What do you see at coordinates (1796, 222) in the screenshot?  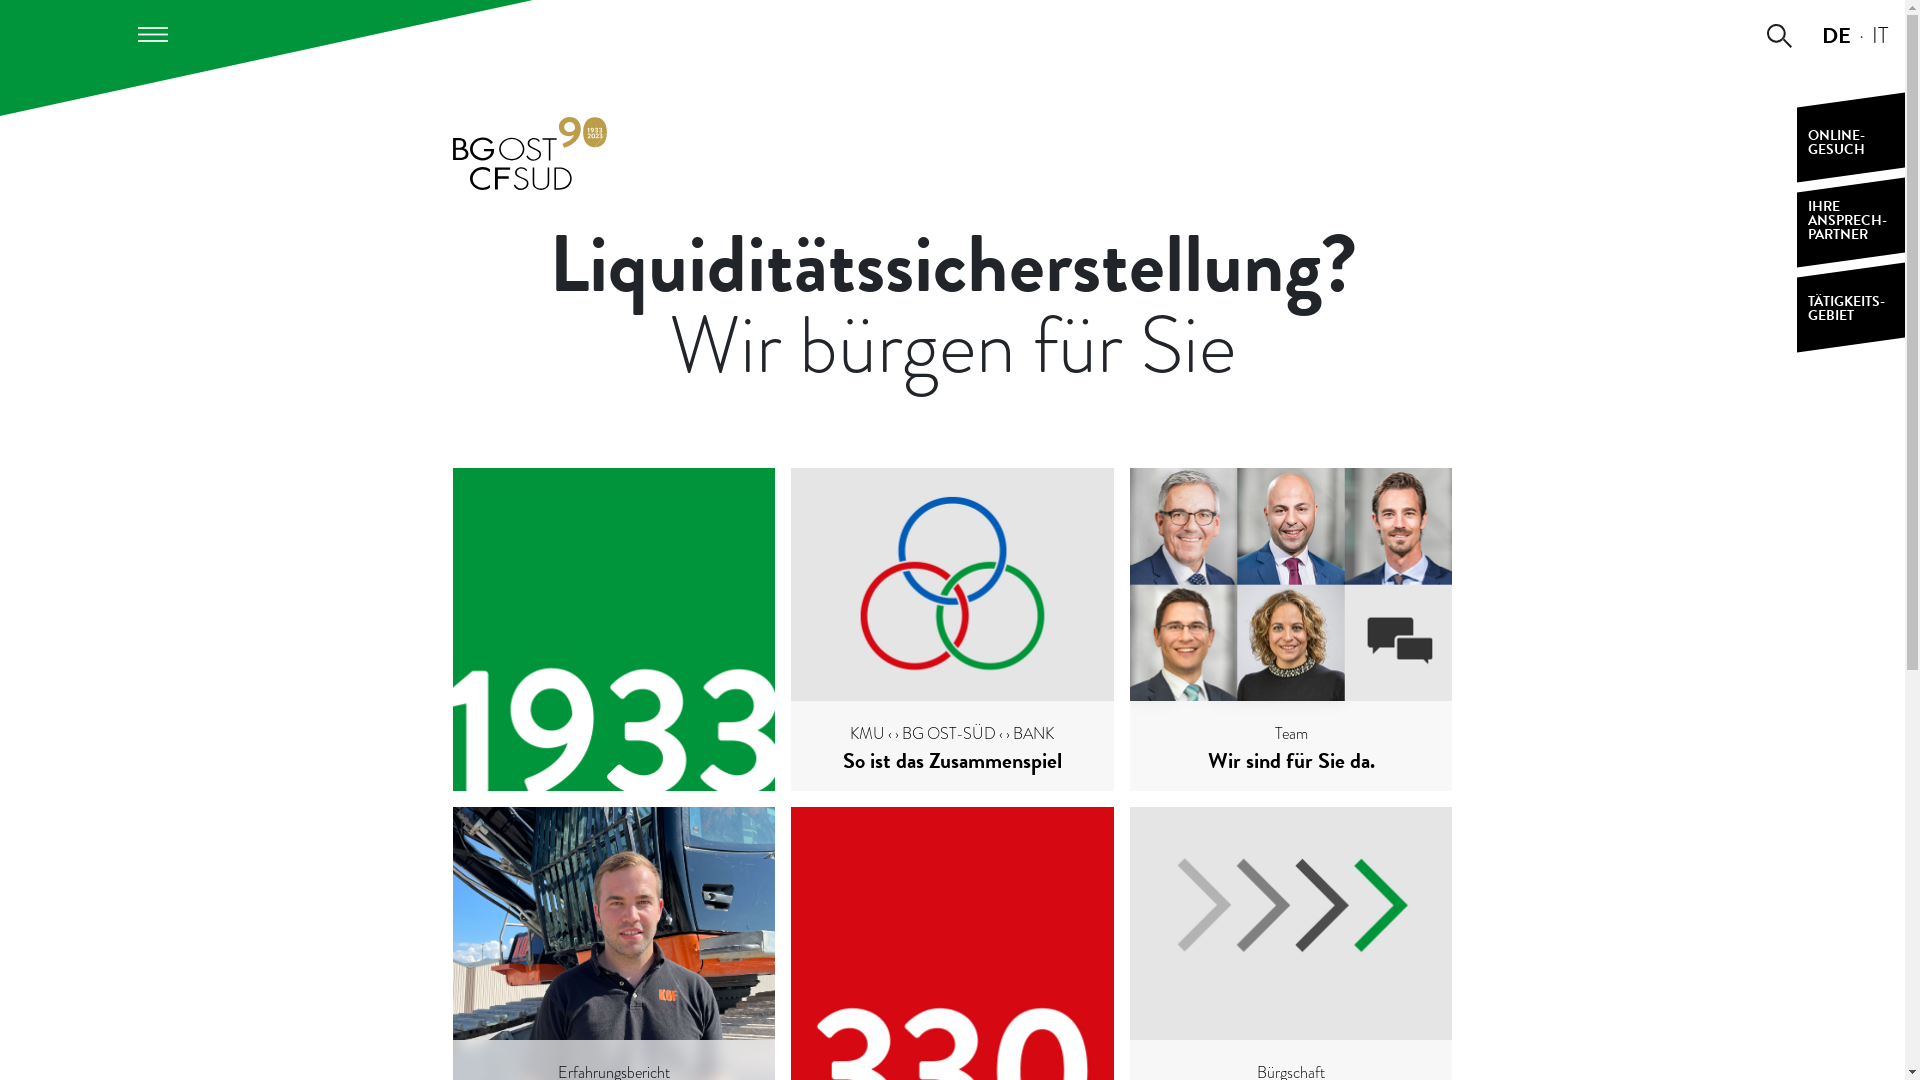 I see `'IHRE ANSPRECH-` at bounding box center [1796, 222].